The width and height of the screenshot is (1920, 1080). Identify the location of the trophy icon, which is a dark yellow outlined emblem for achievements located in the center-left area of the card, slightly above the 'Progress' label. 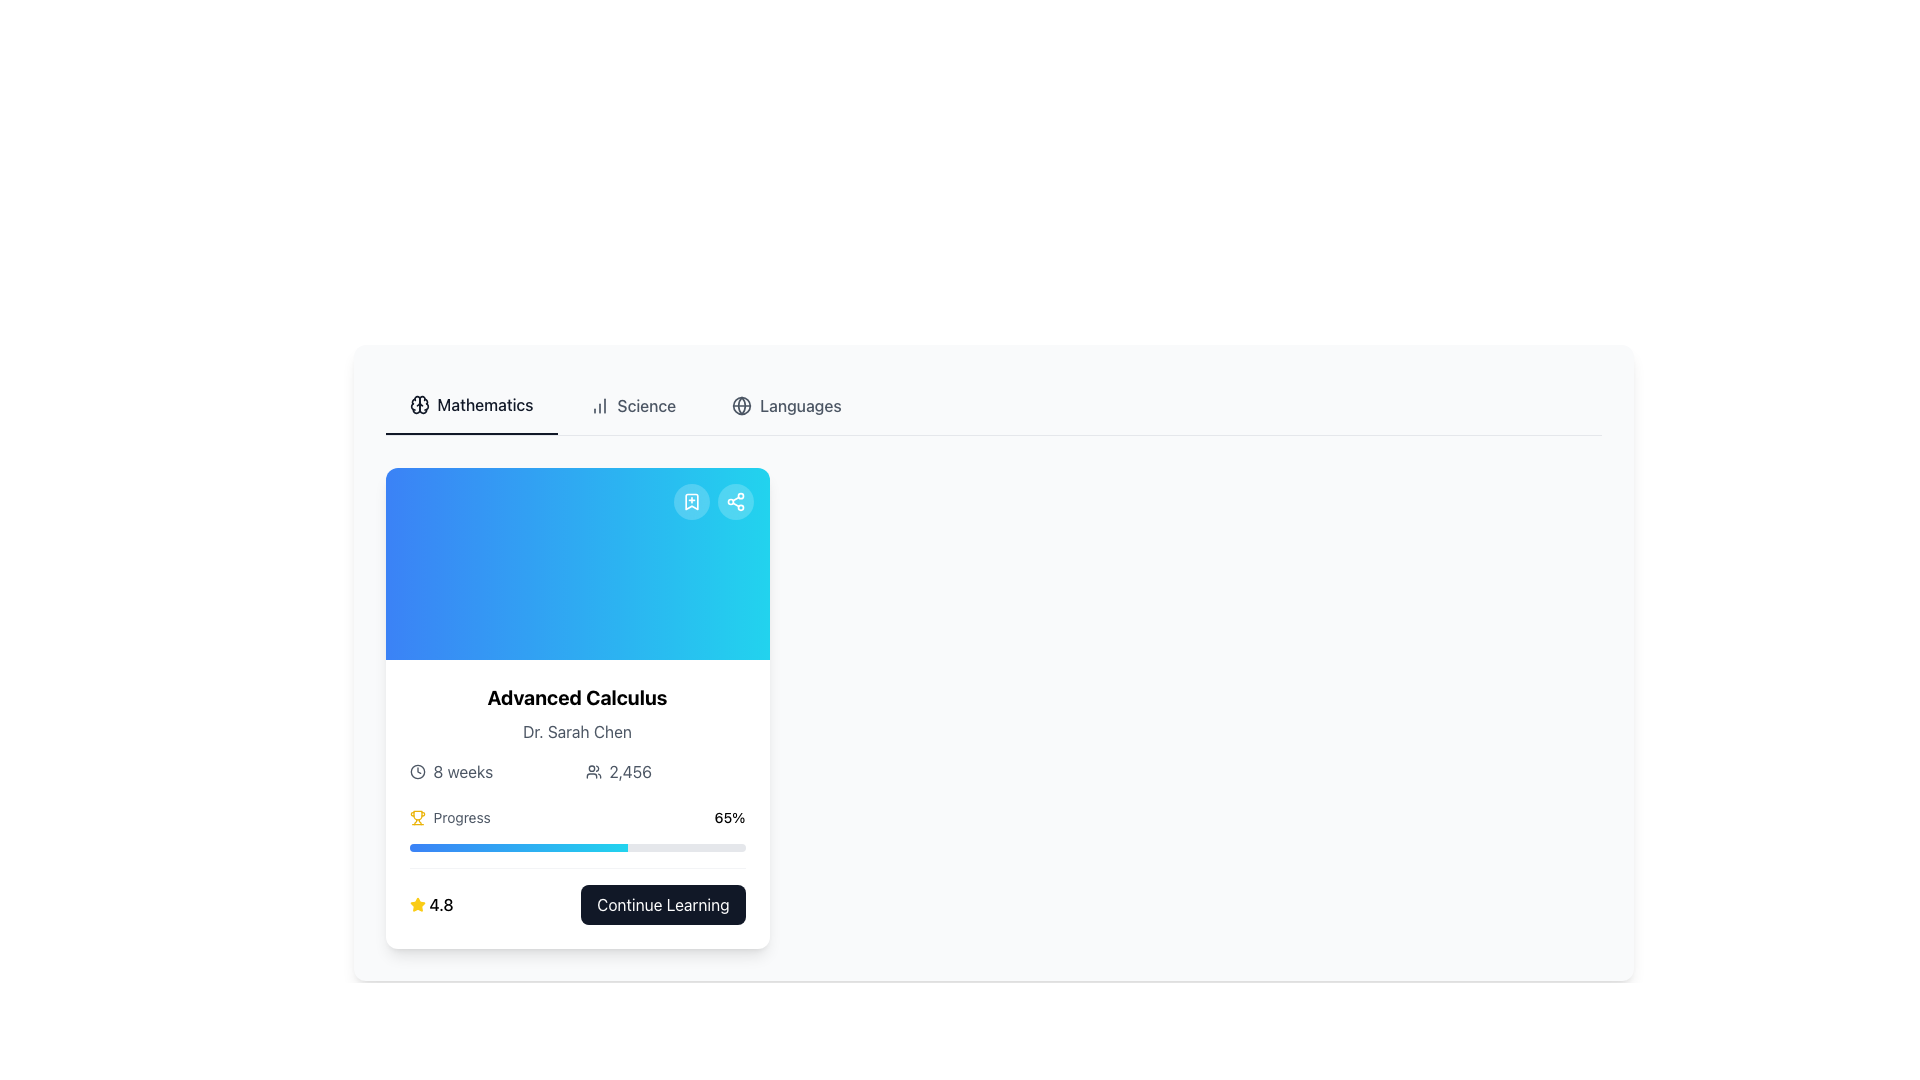
(416, 815).